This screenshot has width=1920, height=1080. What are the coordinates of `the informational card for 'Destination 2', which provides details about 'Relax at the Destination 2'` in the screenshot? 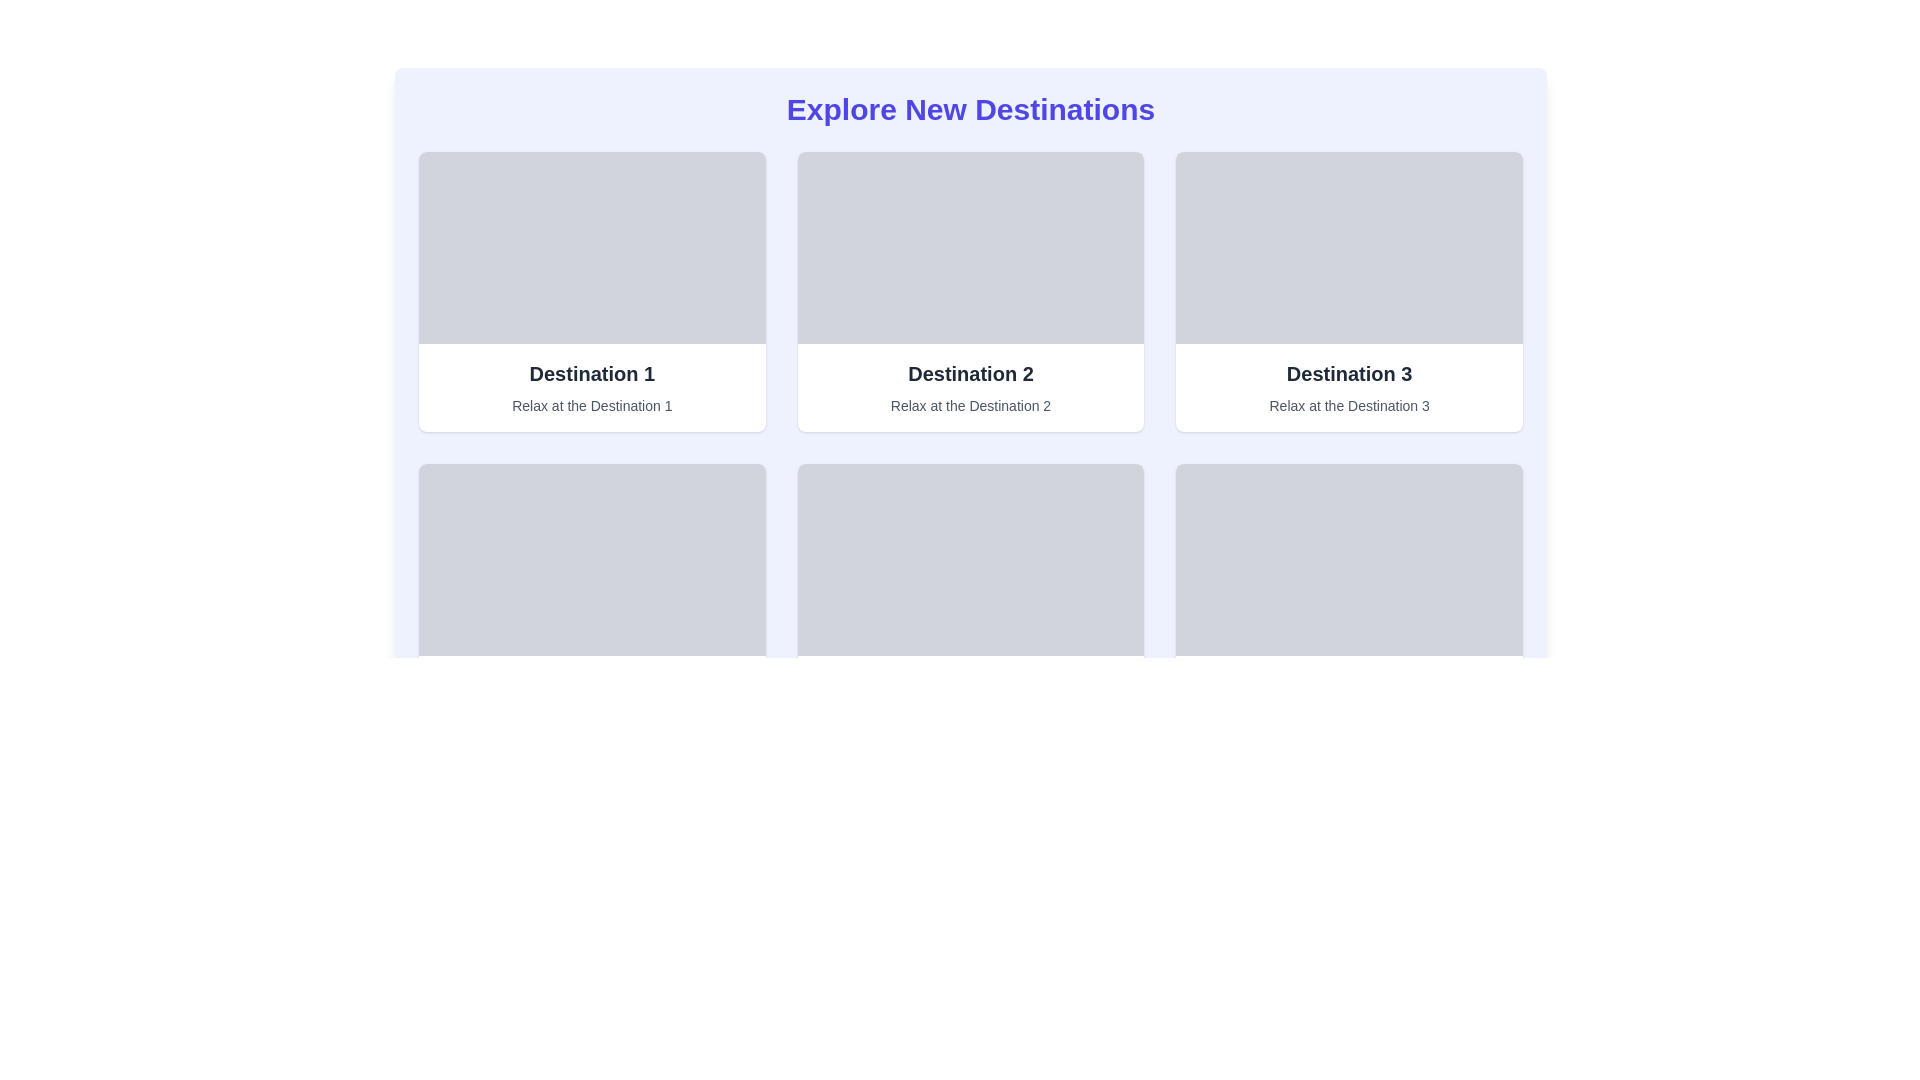 It's located at (970, 292).